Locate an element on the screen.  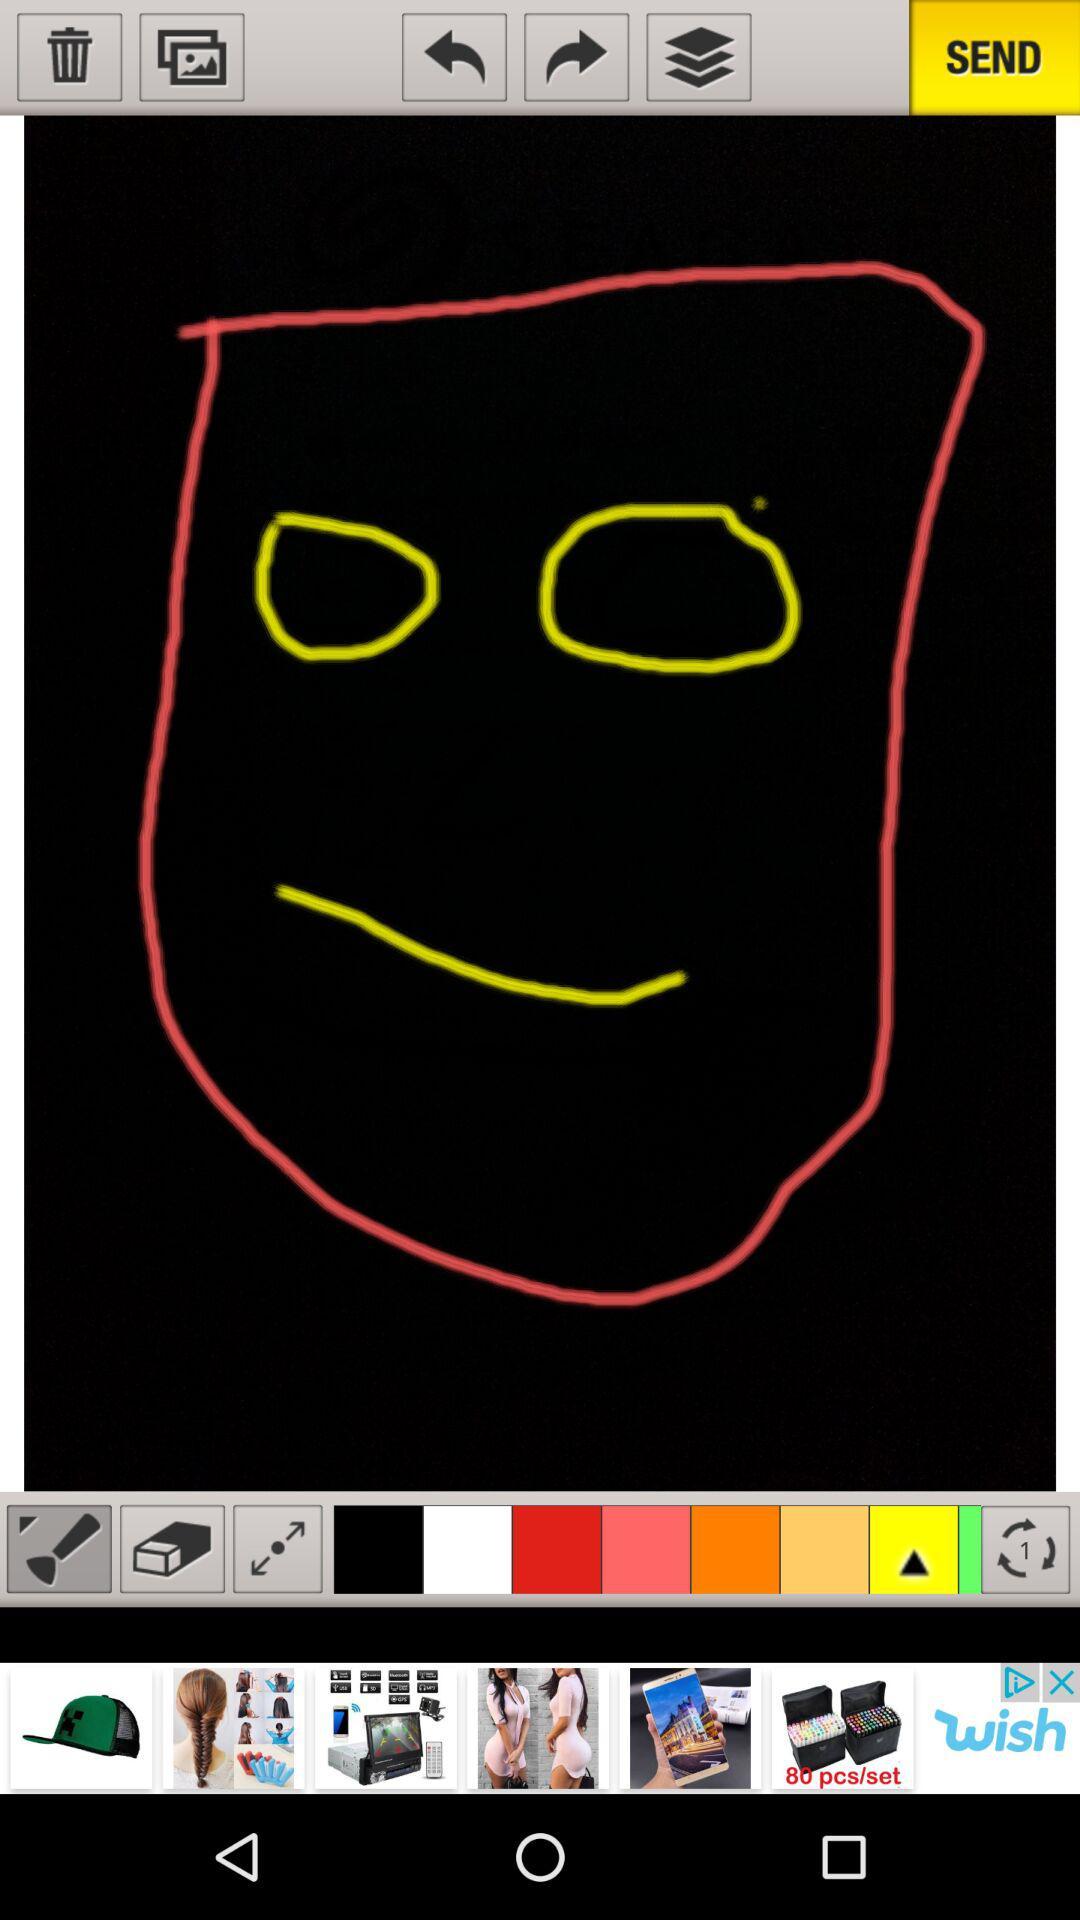
image is located at coordinates (192, 57).